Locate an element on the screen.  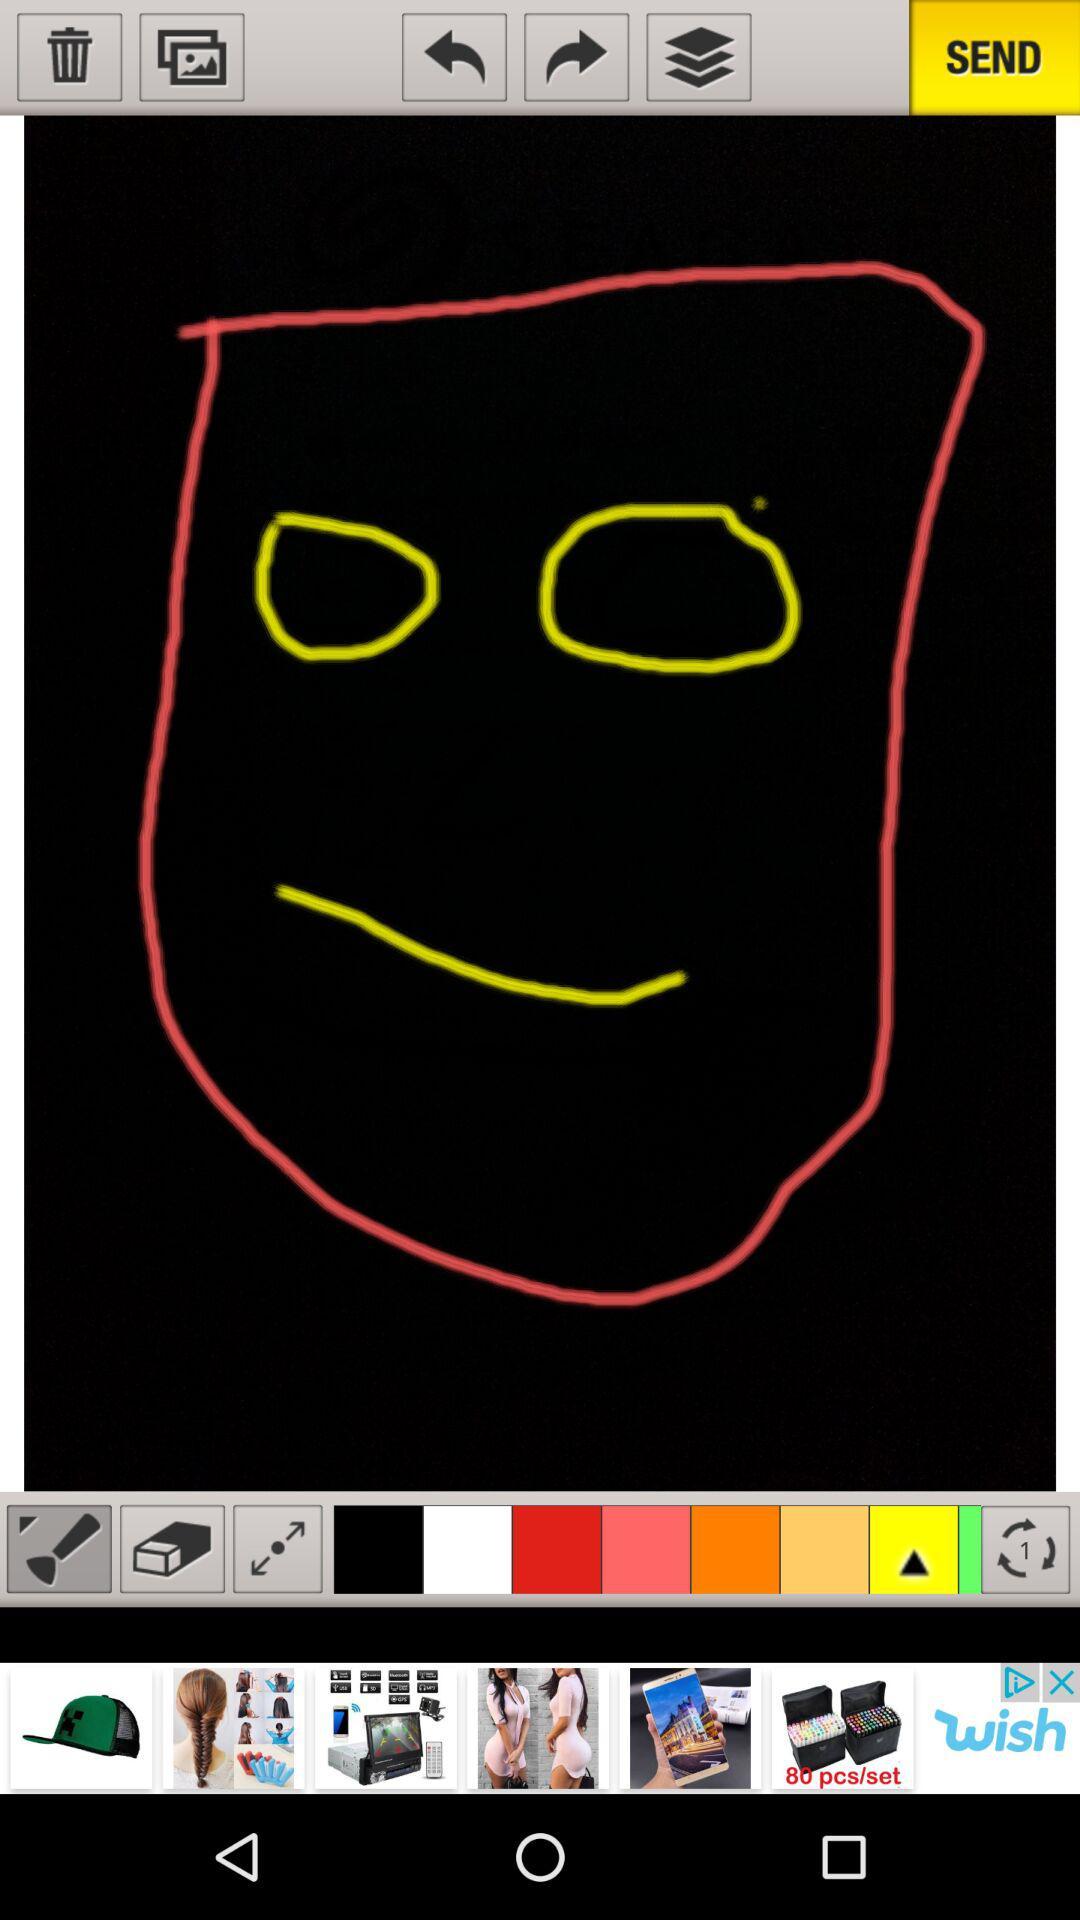
image is located at coordinates (192, 57).